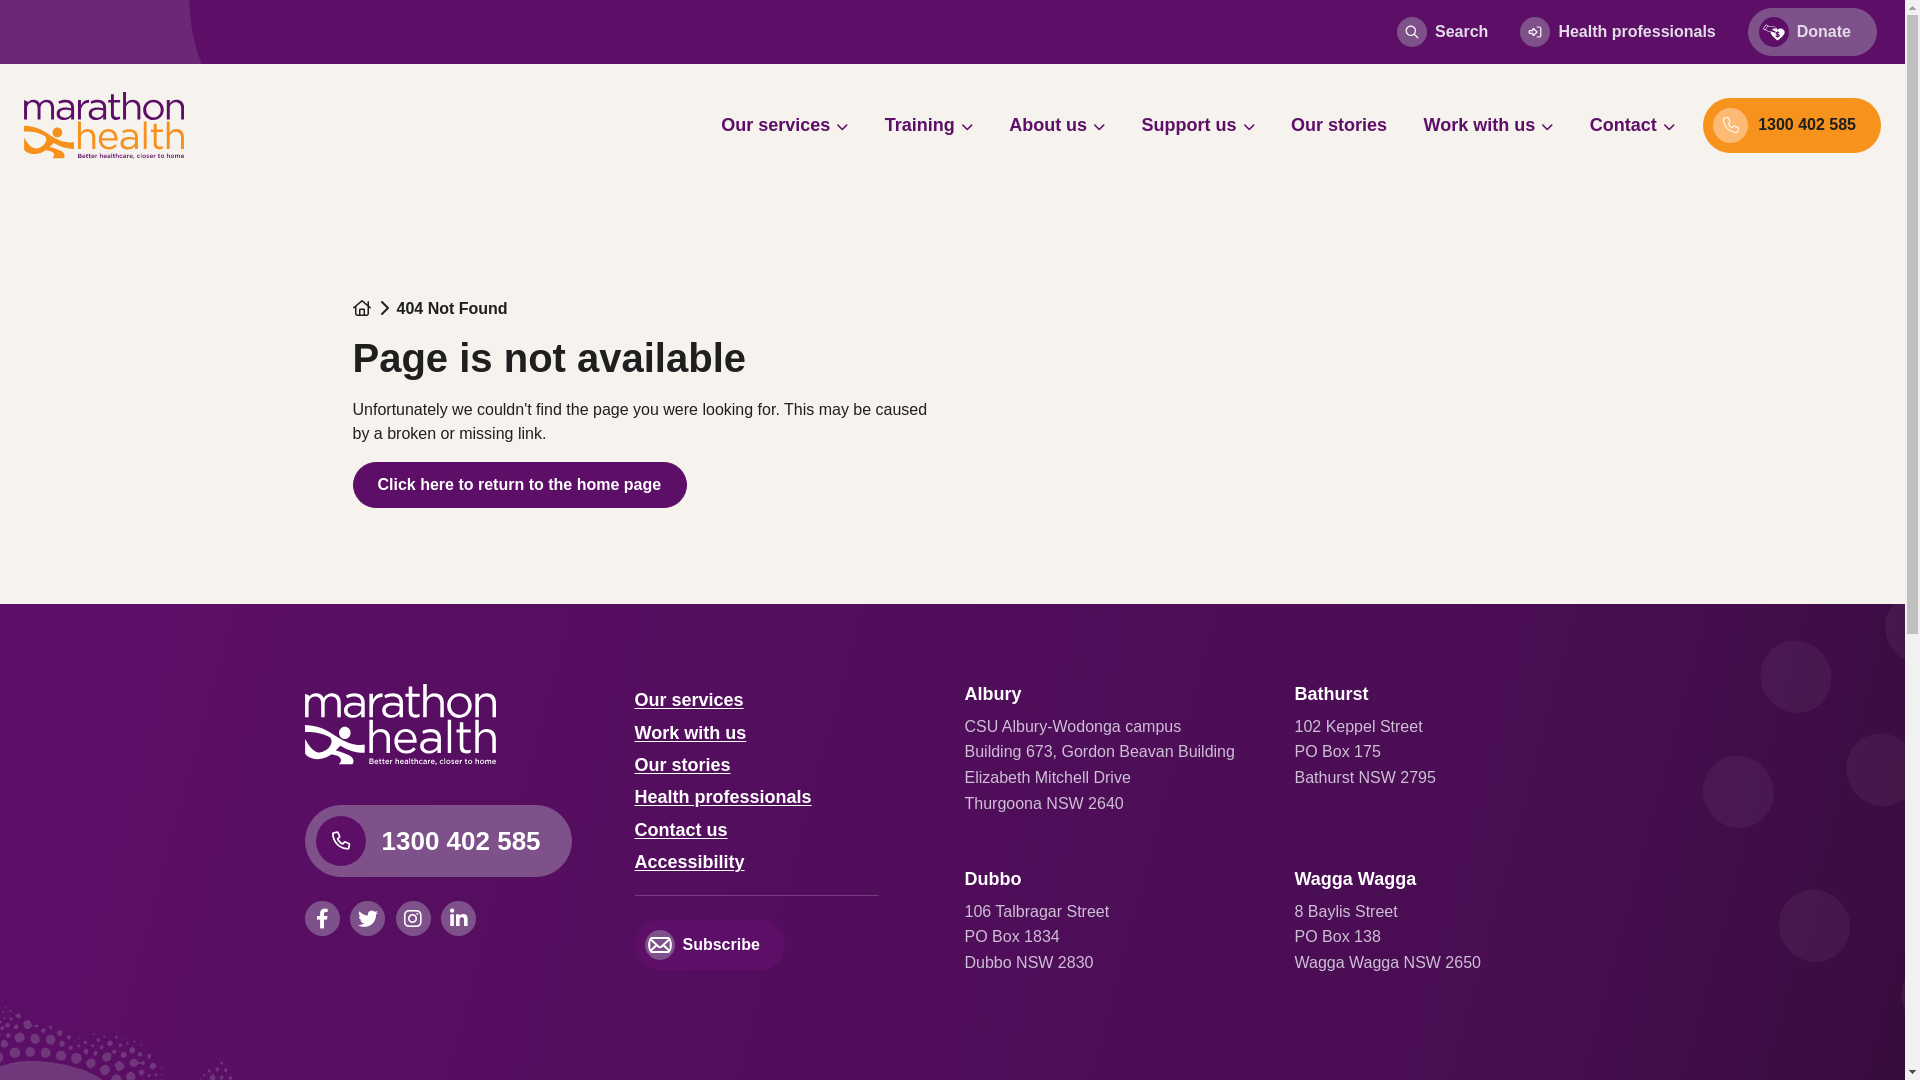 This screenshot has height=1080, width=1920. I want to click on 'Support us', so click(1126, 124).